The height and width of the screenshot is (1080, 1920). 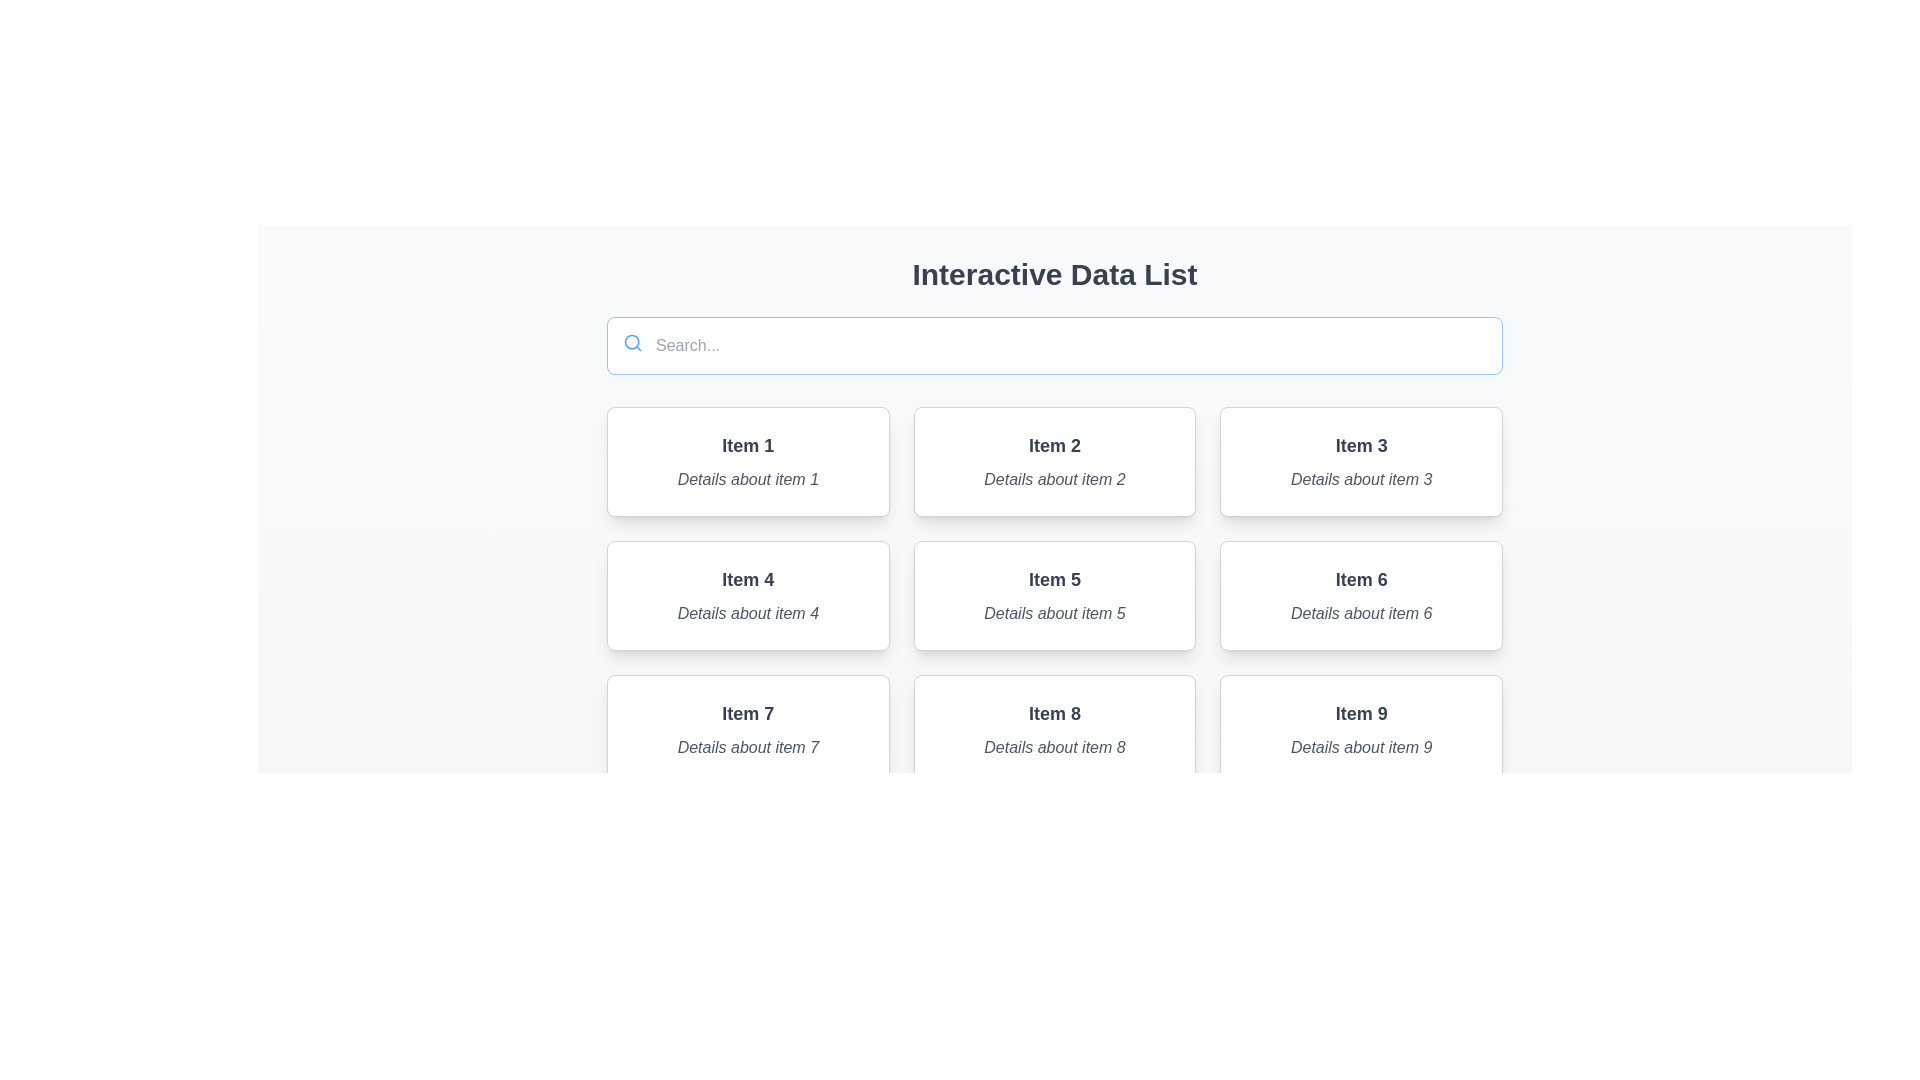 I want to click on the Textual Card displaying 'Item 3' with details about it, located in the top-right corner of the grid layout, so click(x=1360, y=462).